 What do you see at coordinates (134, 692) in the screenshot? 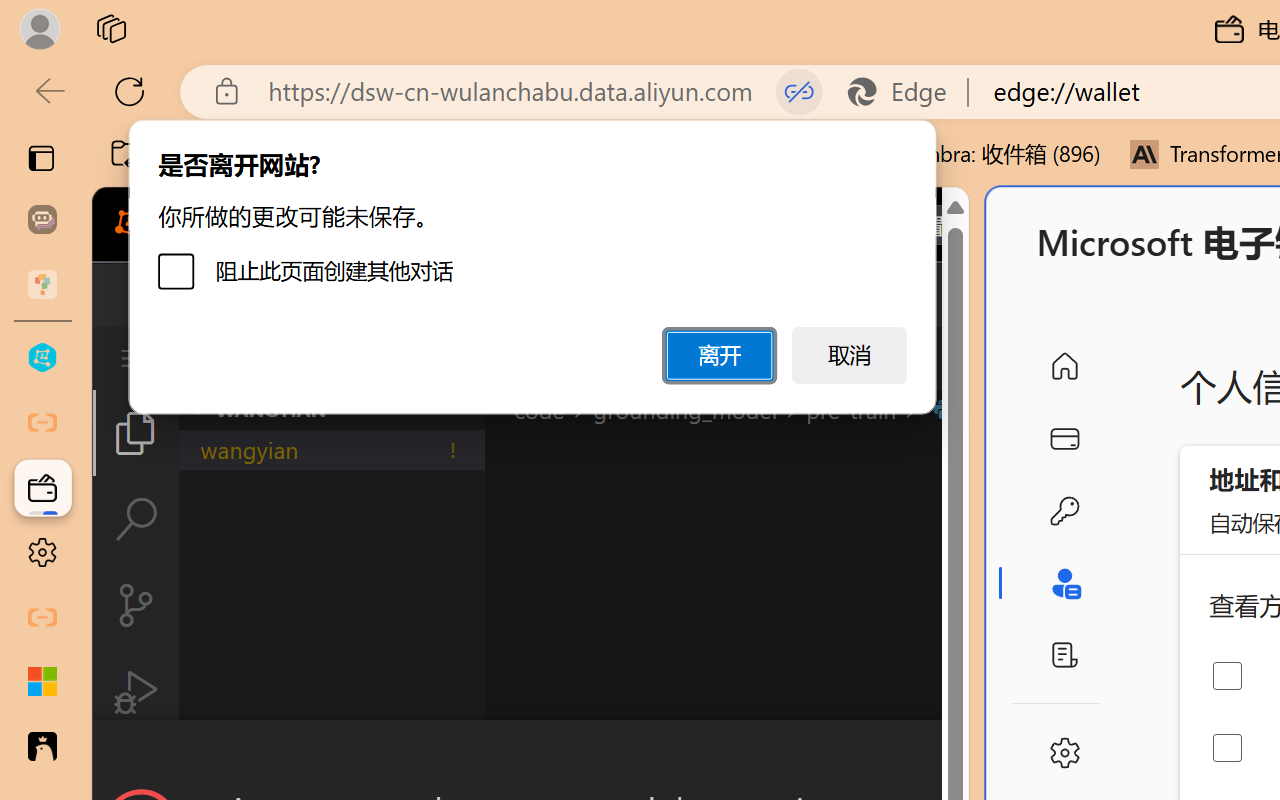
I see `'Run and Debug (Ctrl+Shift+D)'` at bounding box center [134, 692].